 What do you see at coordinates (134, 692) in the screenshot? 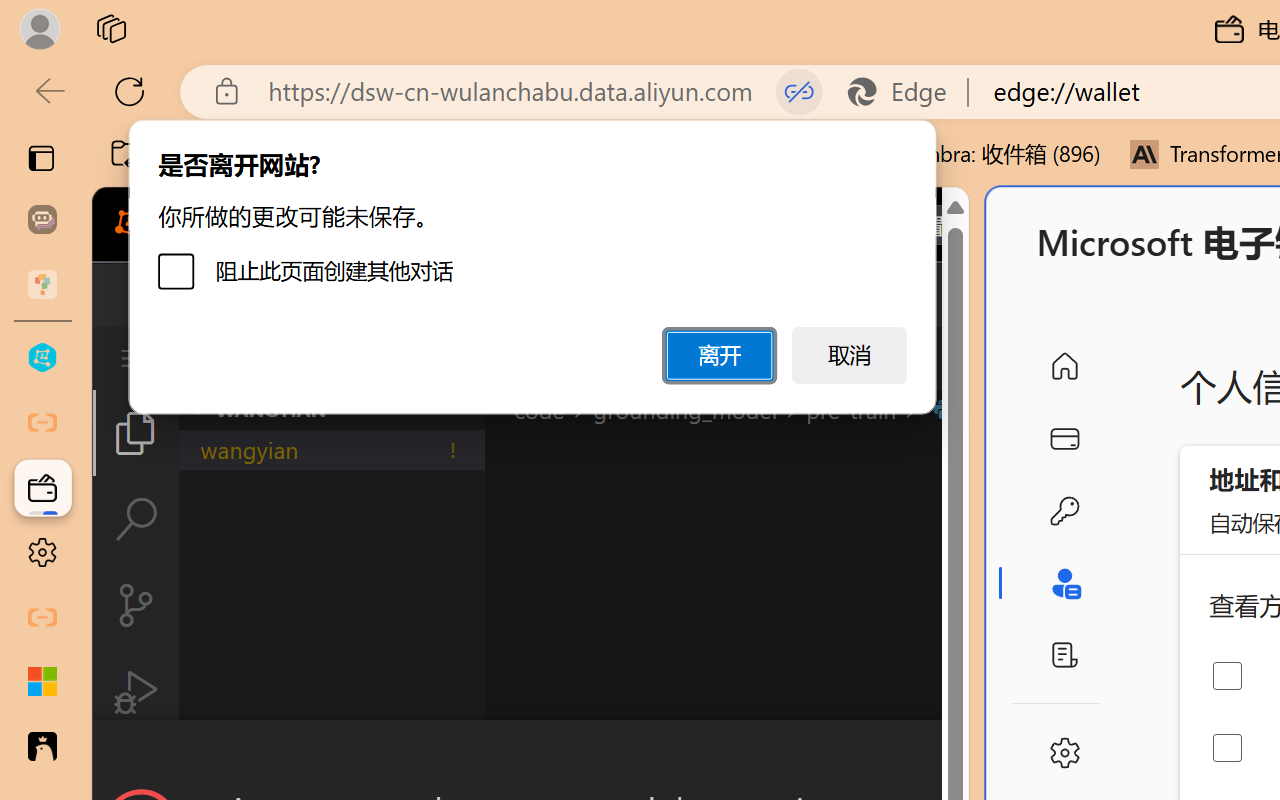
I see `'Run and Debug (Ctrl+Shift+D)'` at bounding box center [134, 692].